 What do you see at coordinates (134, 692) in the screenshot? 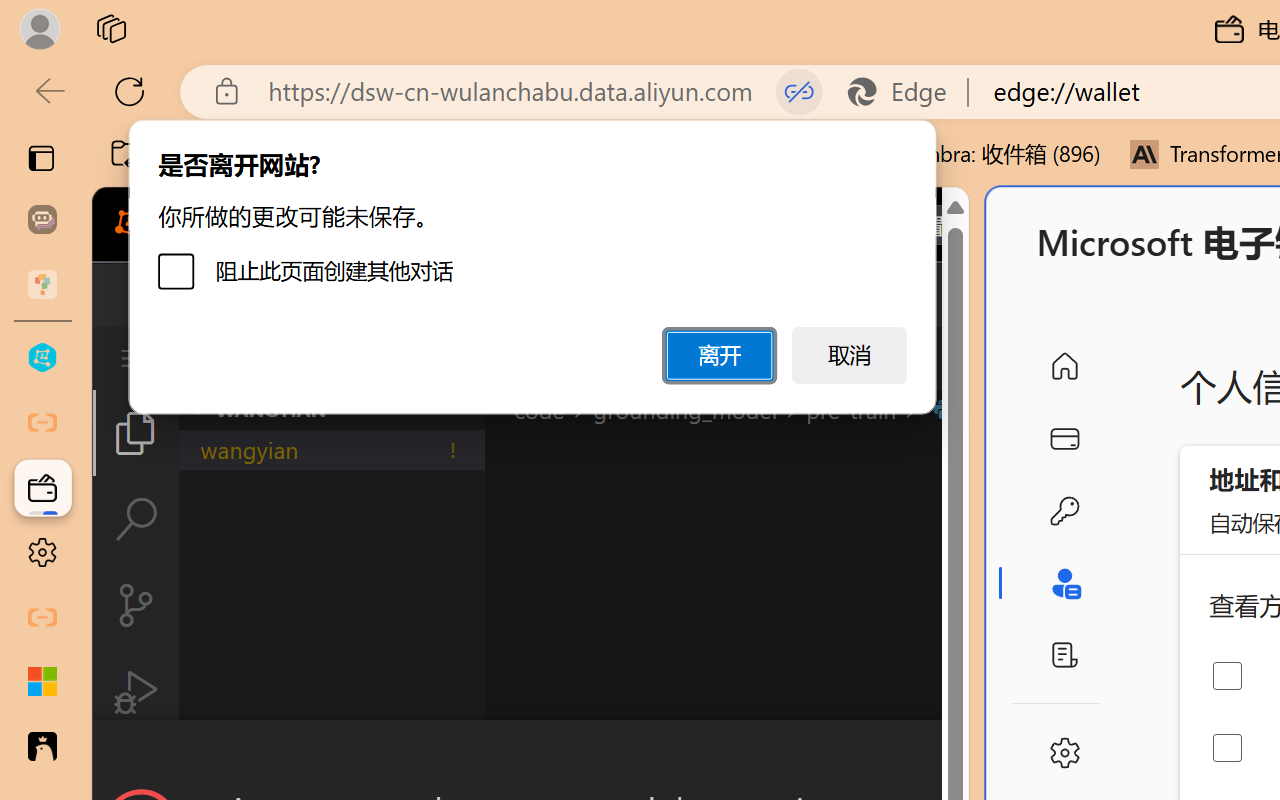
I see `'Run and Debug (Ctrl+Shift+D)'` at bounding box center [134, 692].